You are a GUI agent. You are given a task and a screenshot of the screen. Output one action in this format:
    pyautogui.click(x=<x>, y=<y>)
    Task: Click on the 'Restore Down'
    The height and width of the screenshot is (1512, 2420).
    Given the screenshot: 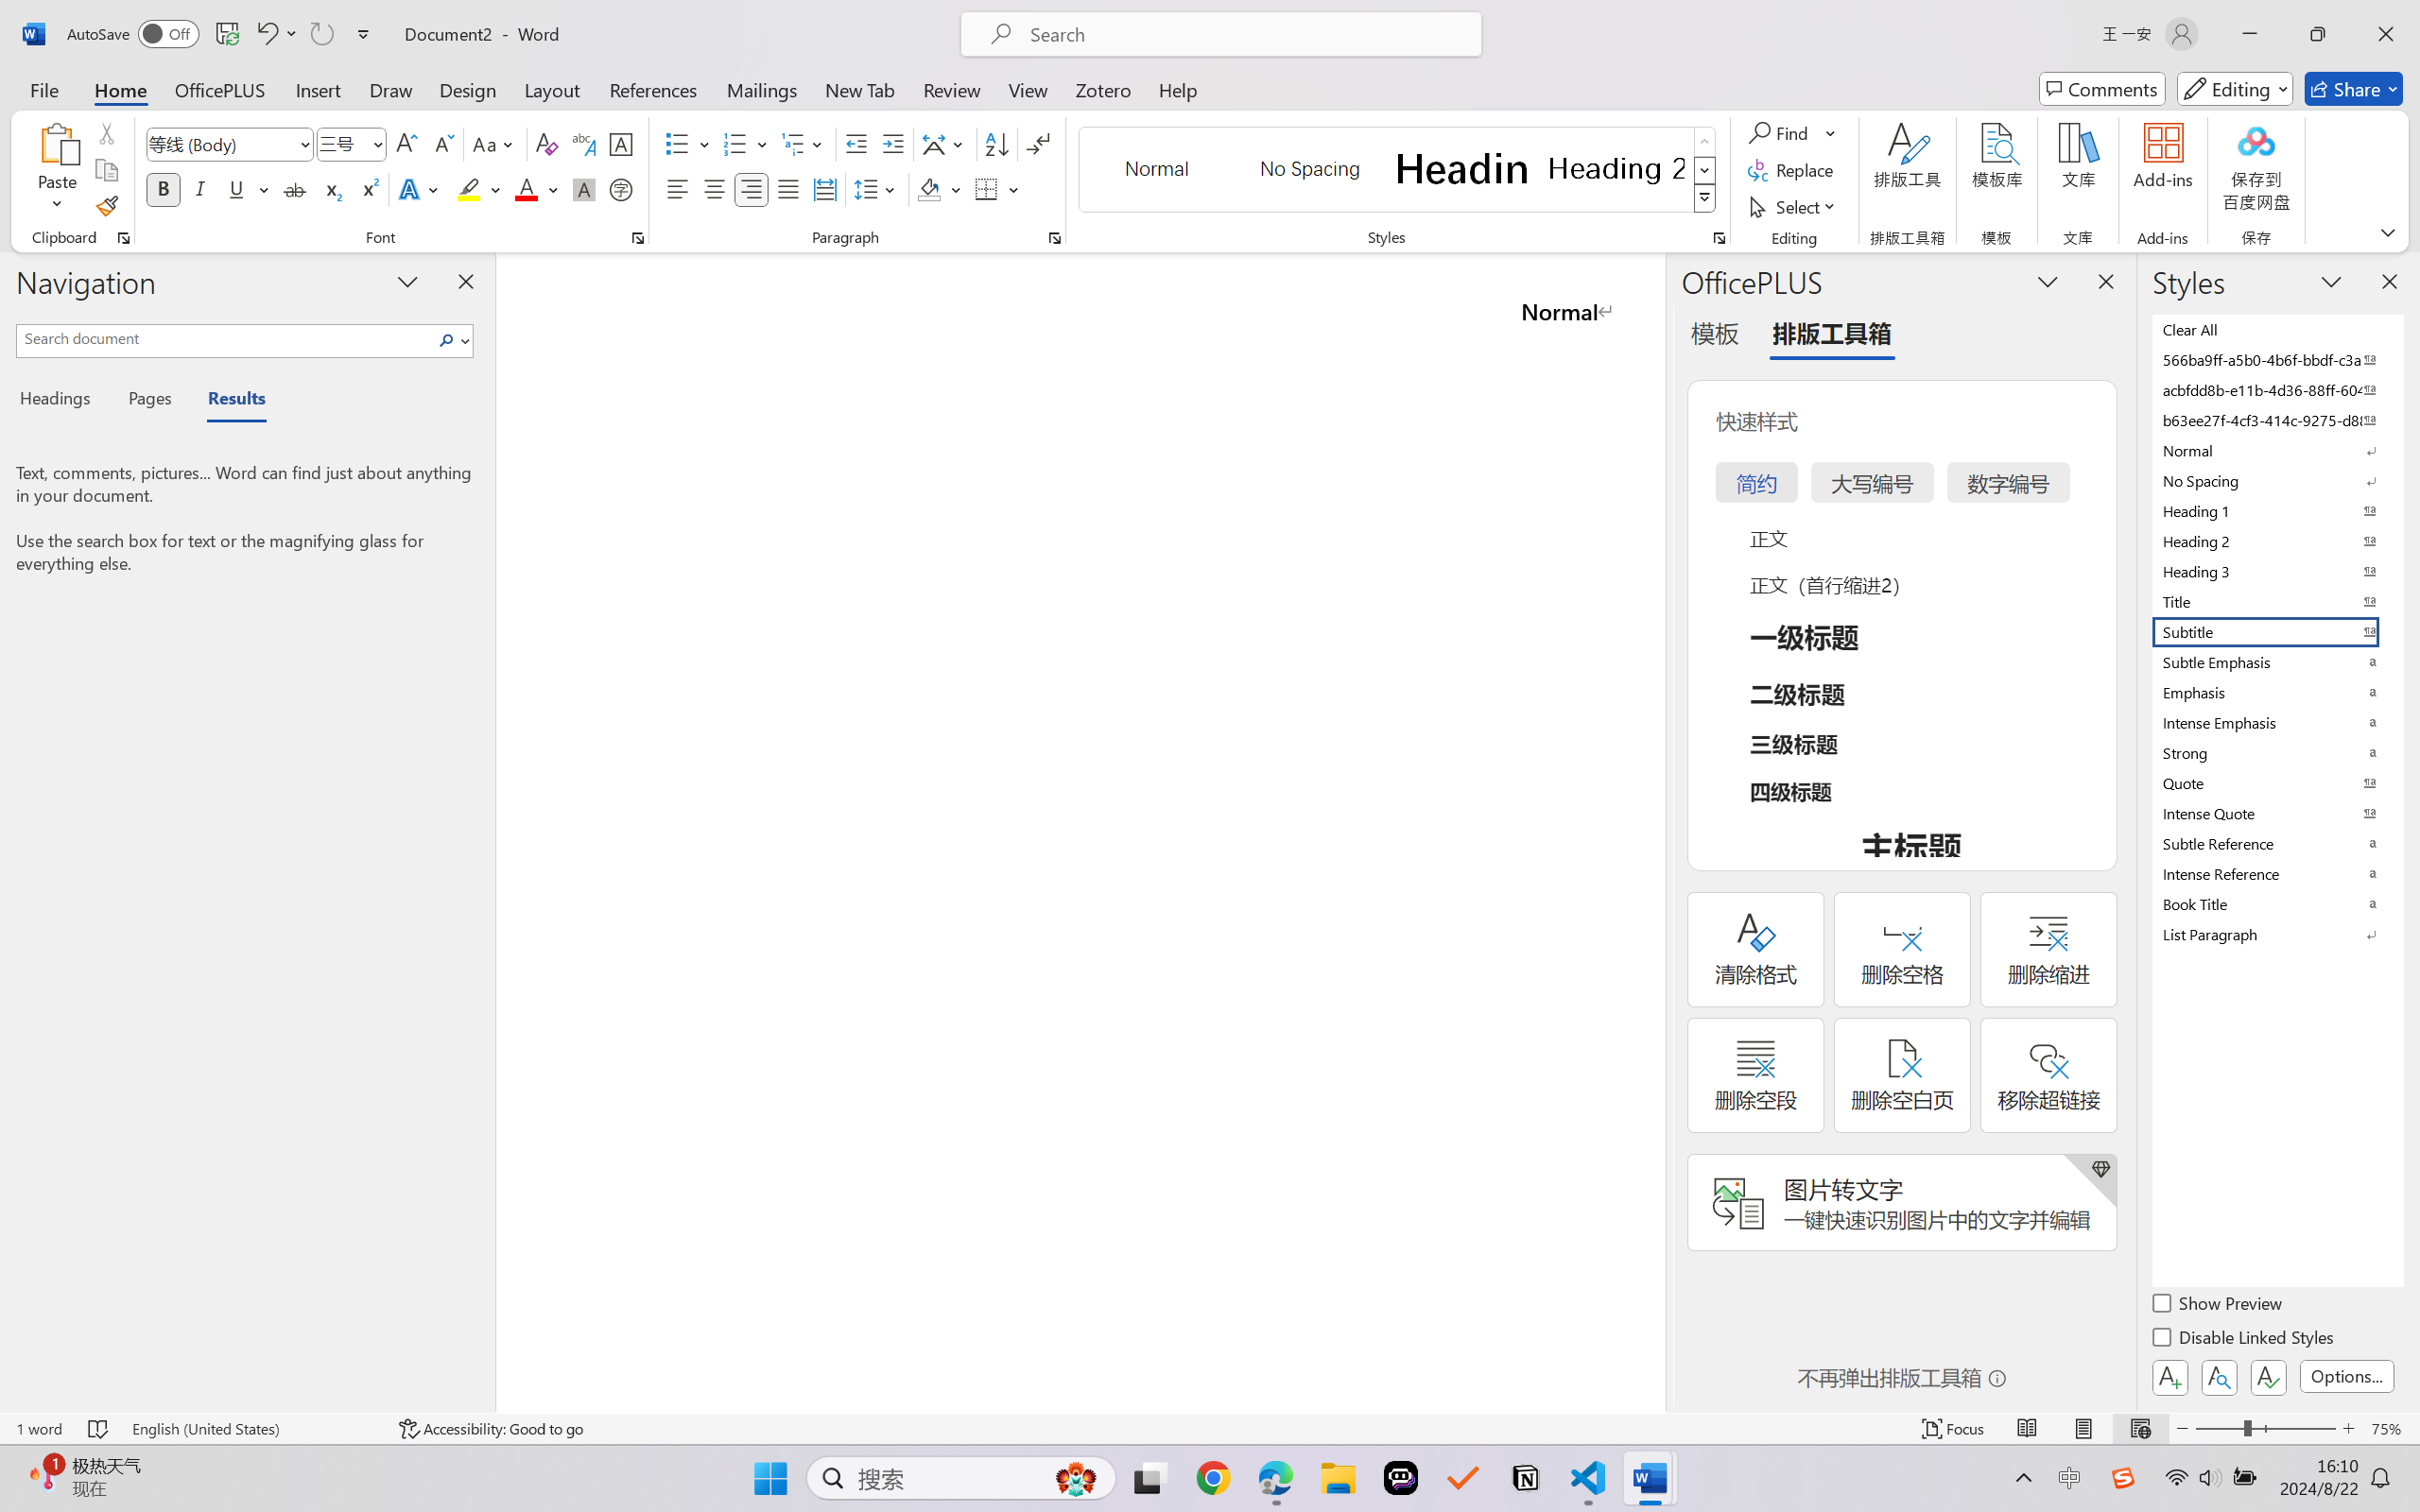 What is the action you would take?
    pyautogui.click(x=2318, y=33)
    